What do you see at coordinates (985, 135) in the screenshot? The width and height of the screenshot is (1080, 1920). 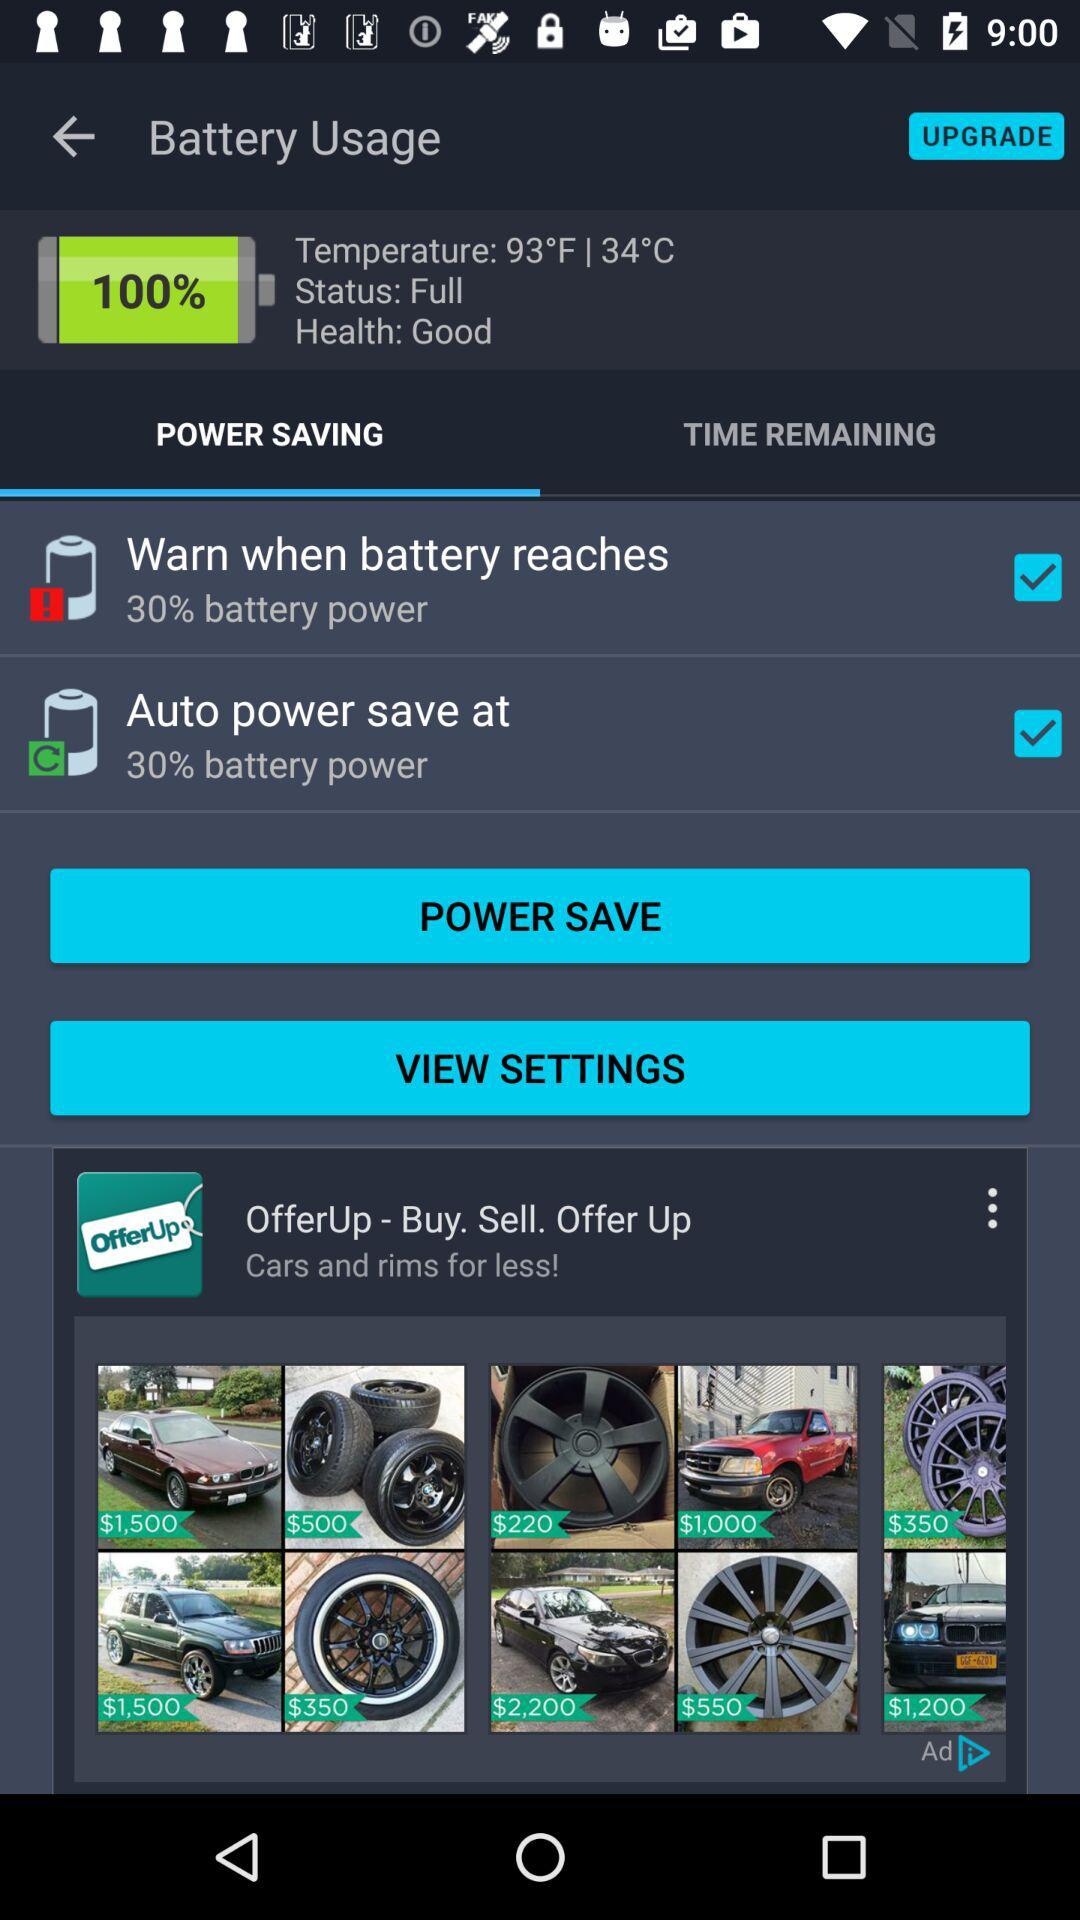 I see `upgrade option` at bounding box center [985, 135].